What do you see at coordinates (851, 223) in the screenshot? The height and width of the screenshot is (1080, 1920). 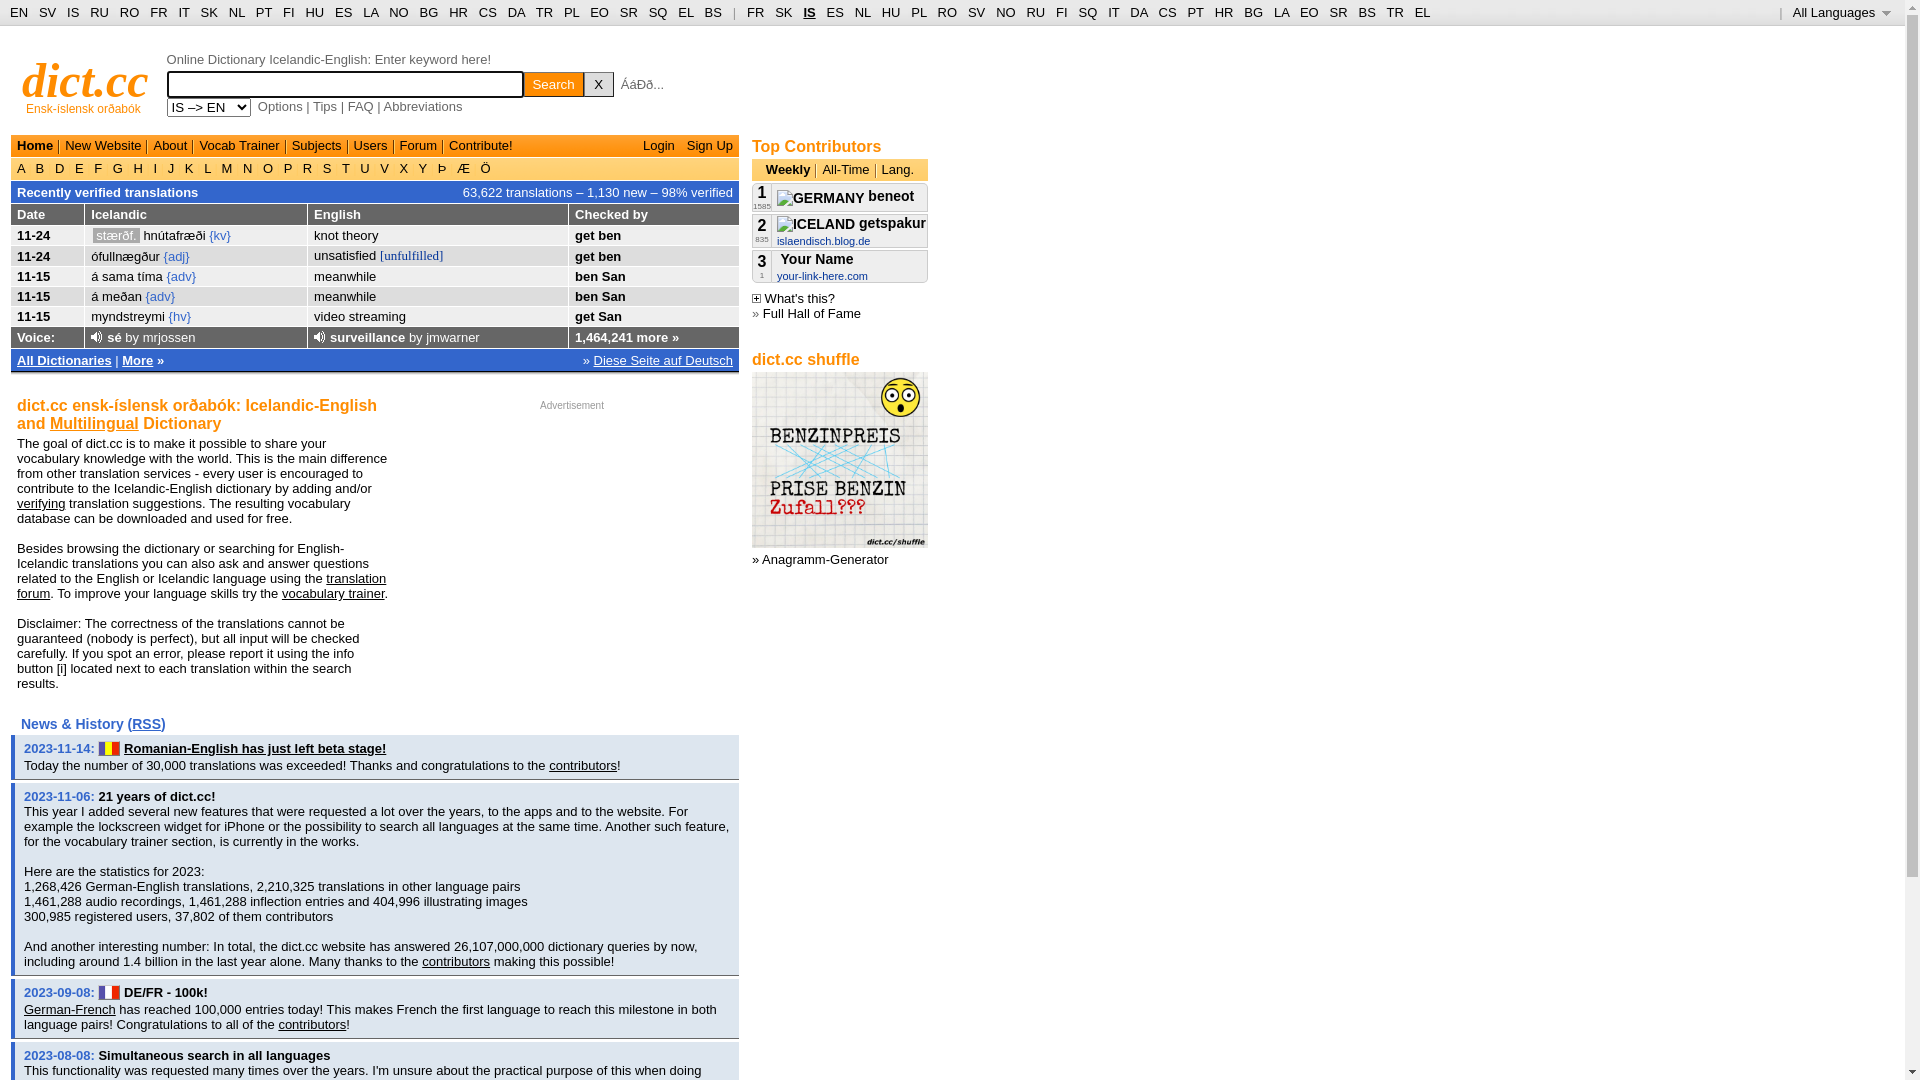 I see `'getspakur'` at bounding box center [851, 223].